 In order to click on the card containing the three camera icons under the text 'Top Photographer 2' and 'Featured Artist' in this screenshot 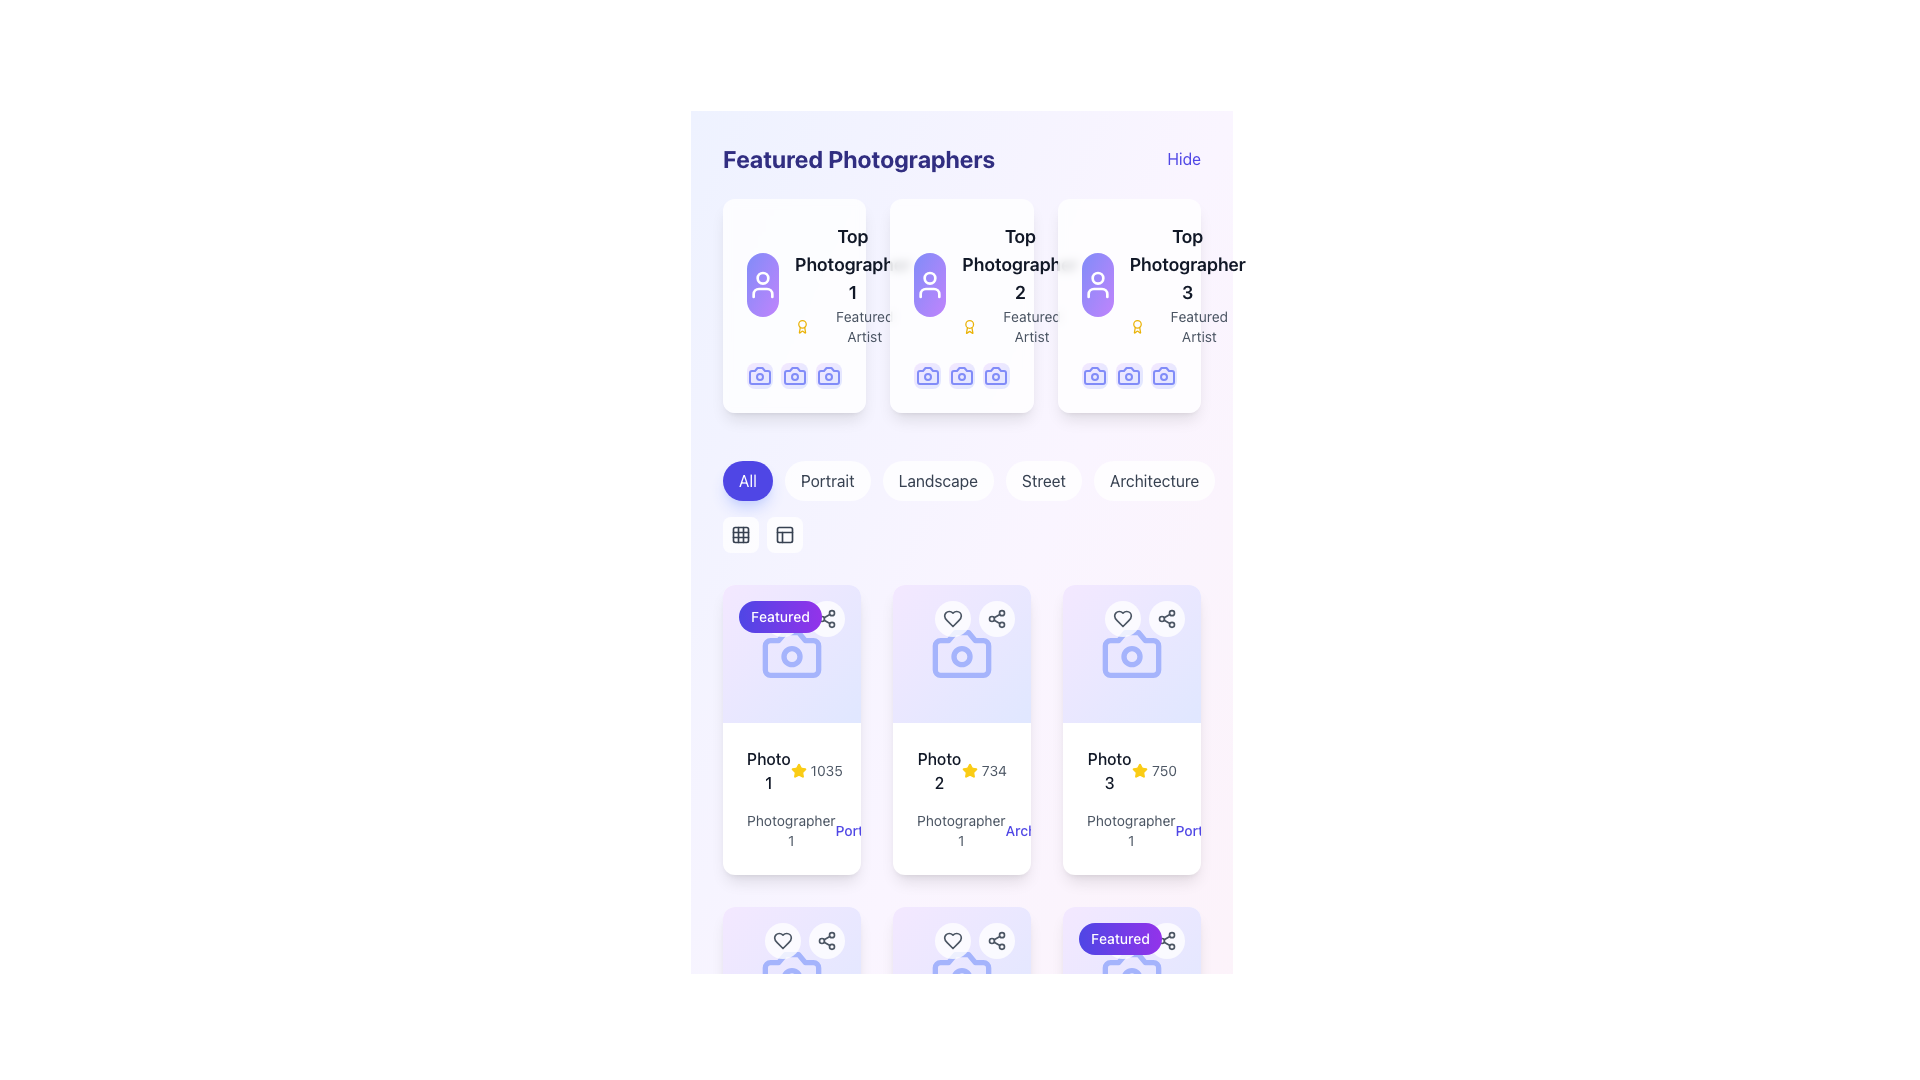, I will do `click(961, 376)`.